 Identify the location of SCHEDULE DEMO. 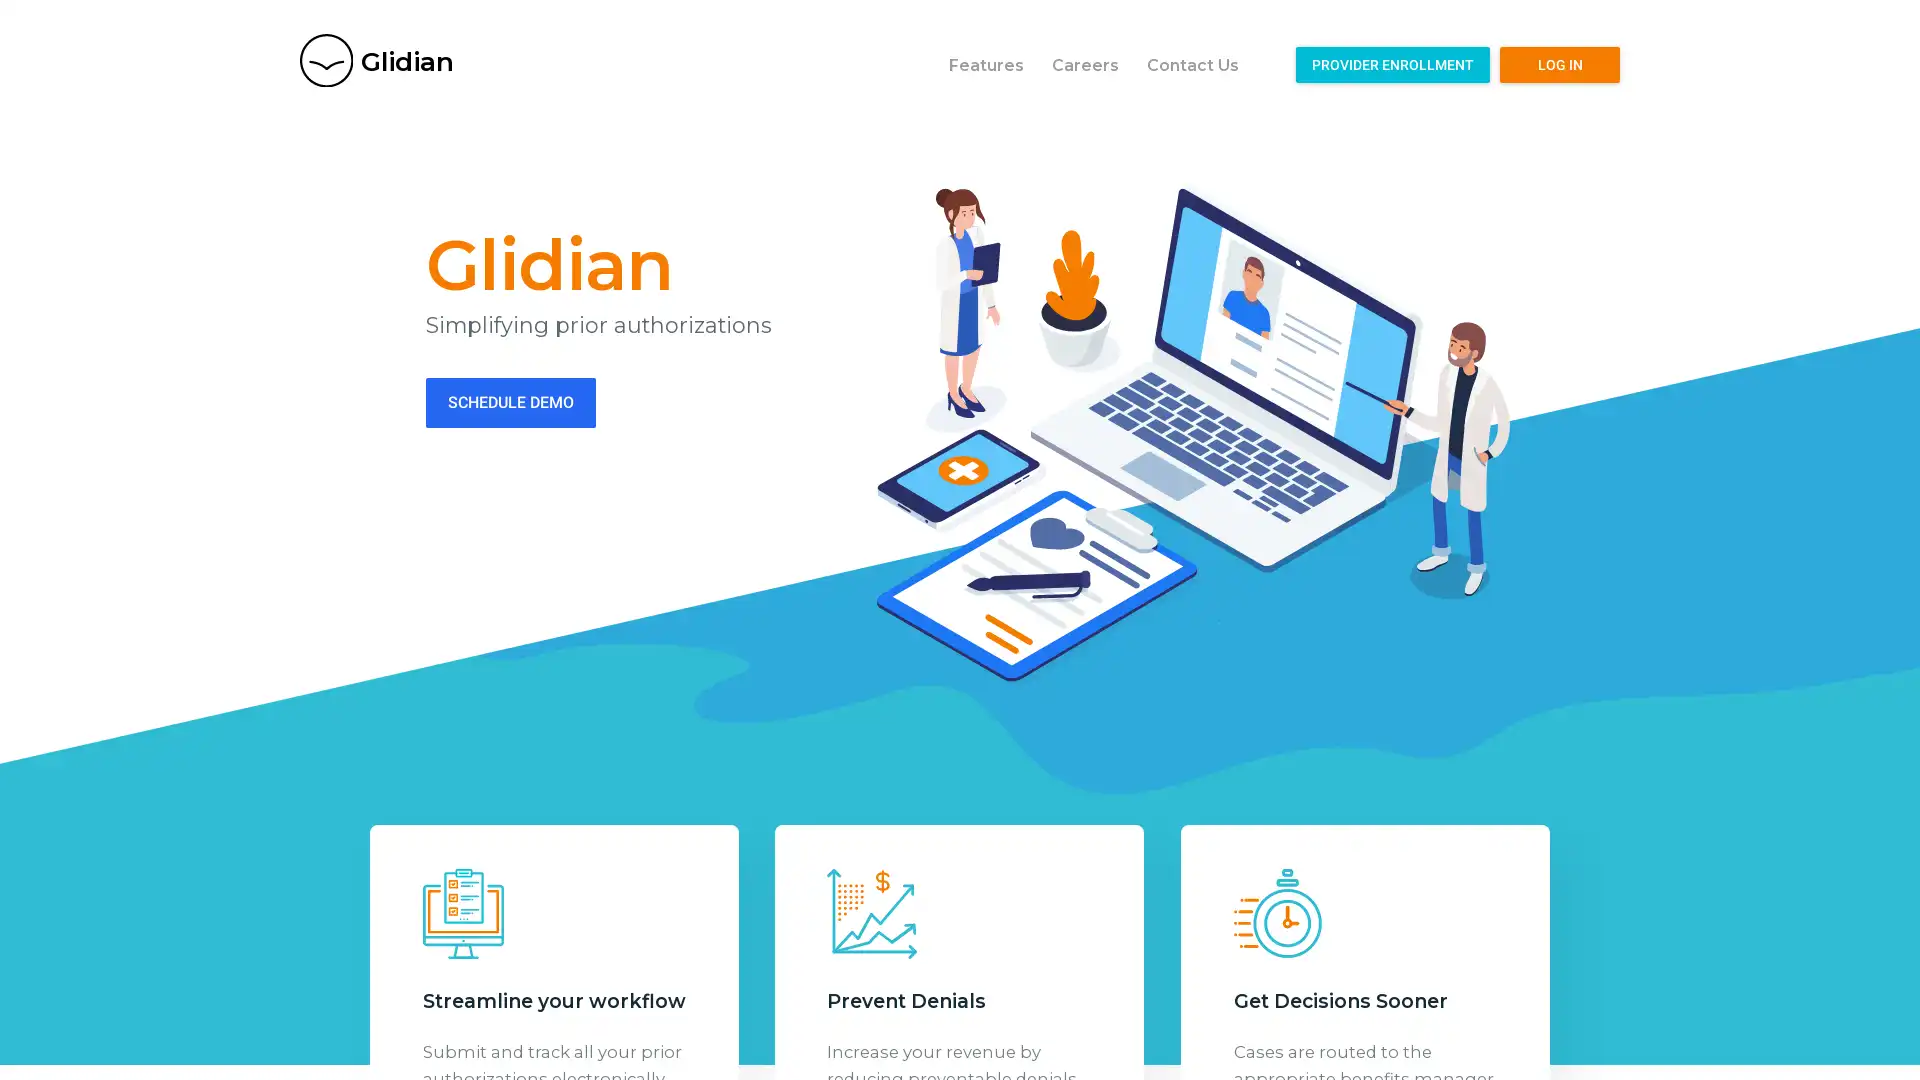
(509, 401).